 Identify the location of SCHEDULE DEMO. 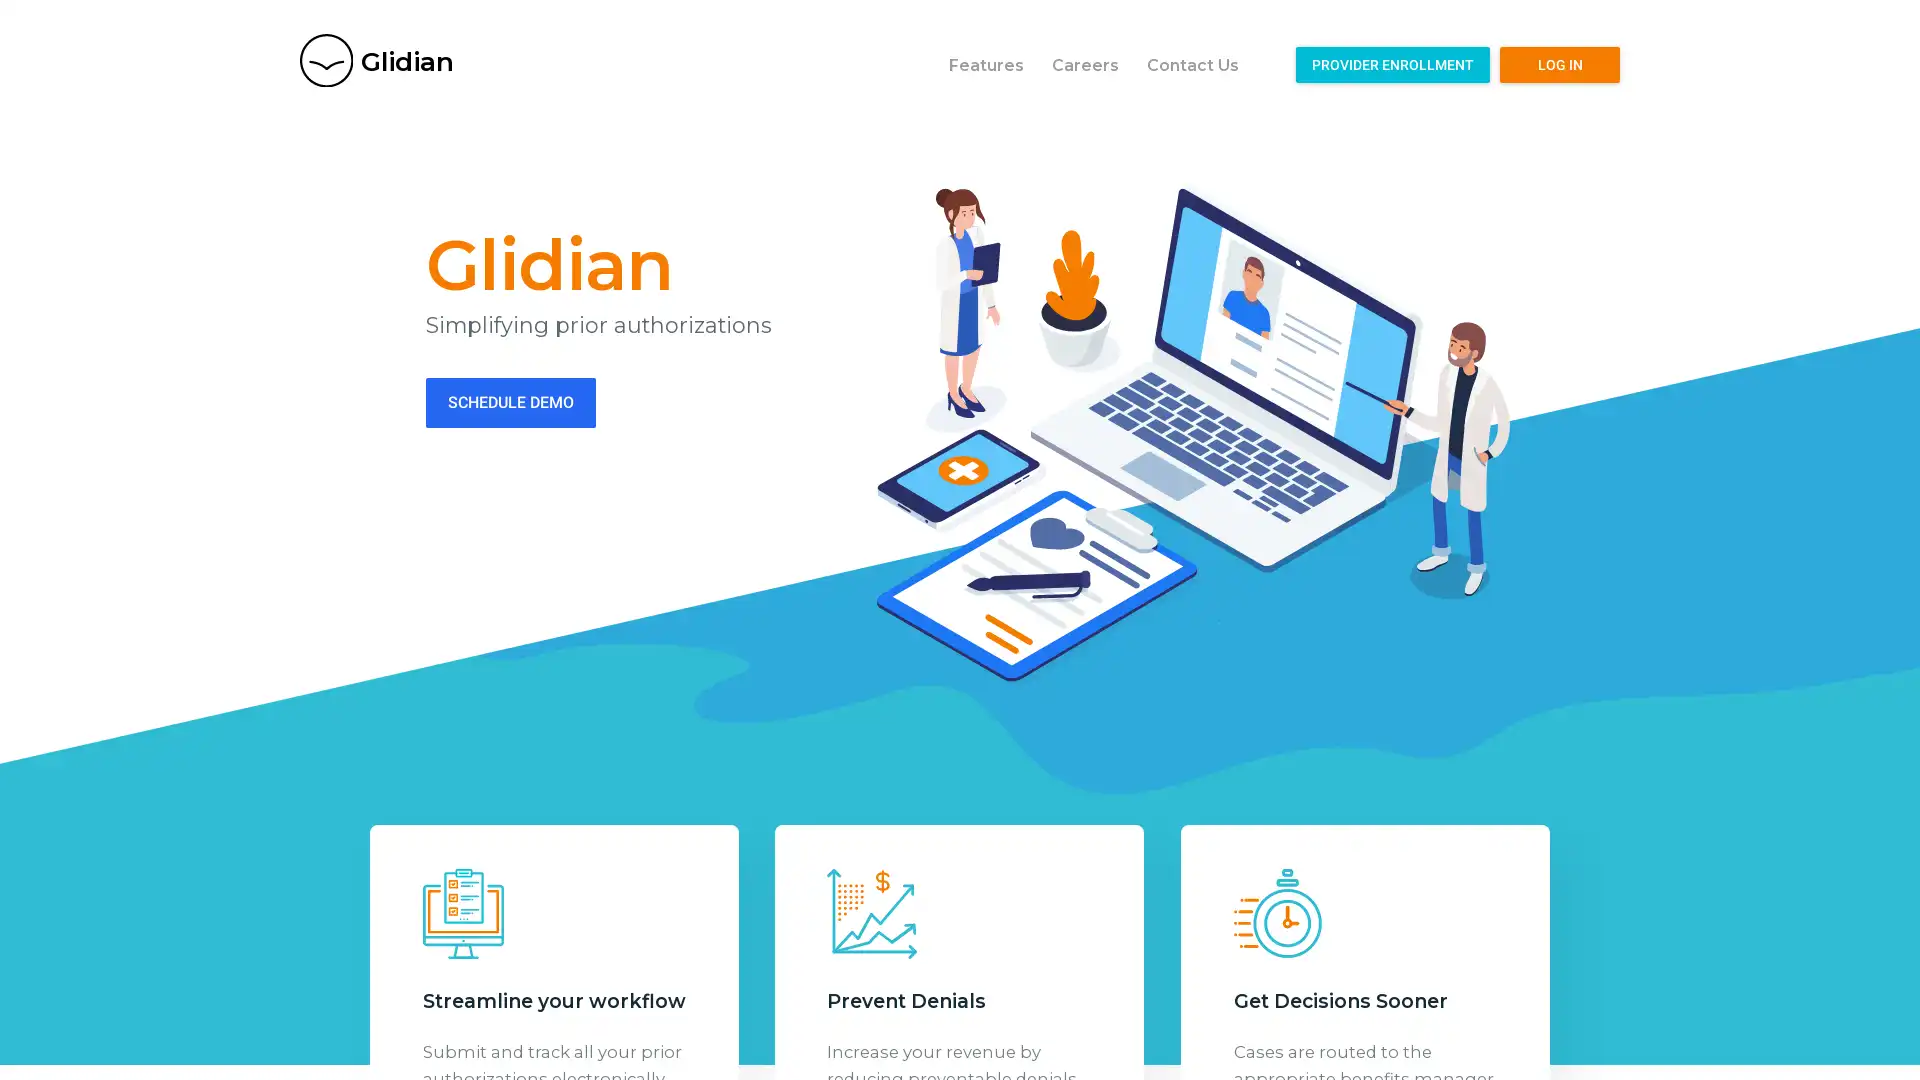
(509, 401).